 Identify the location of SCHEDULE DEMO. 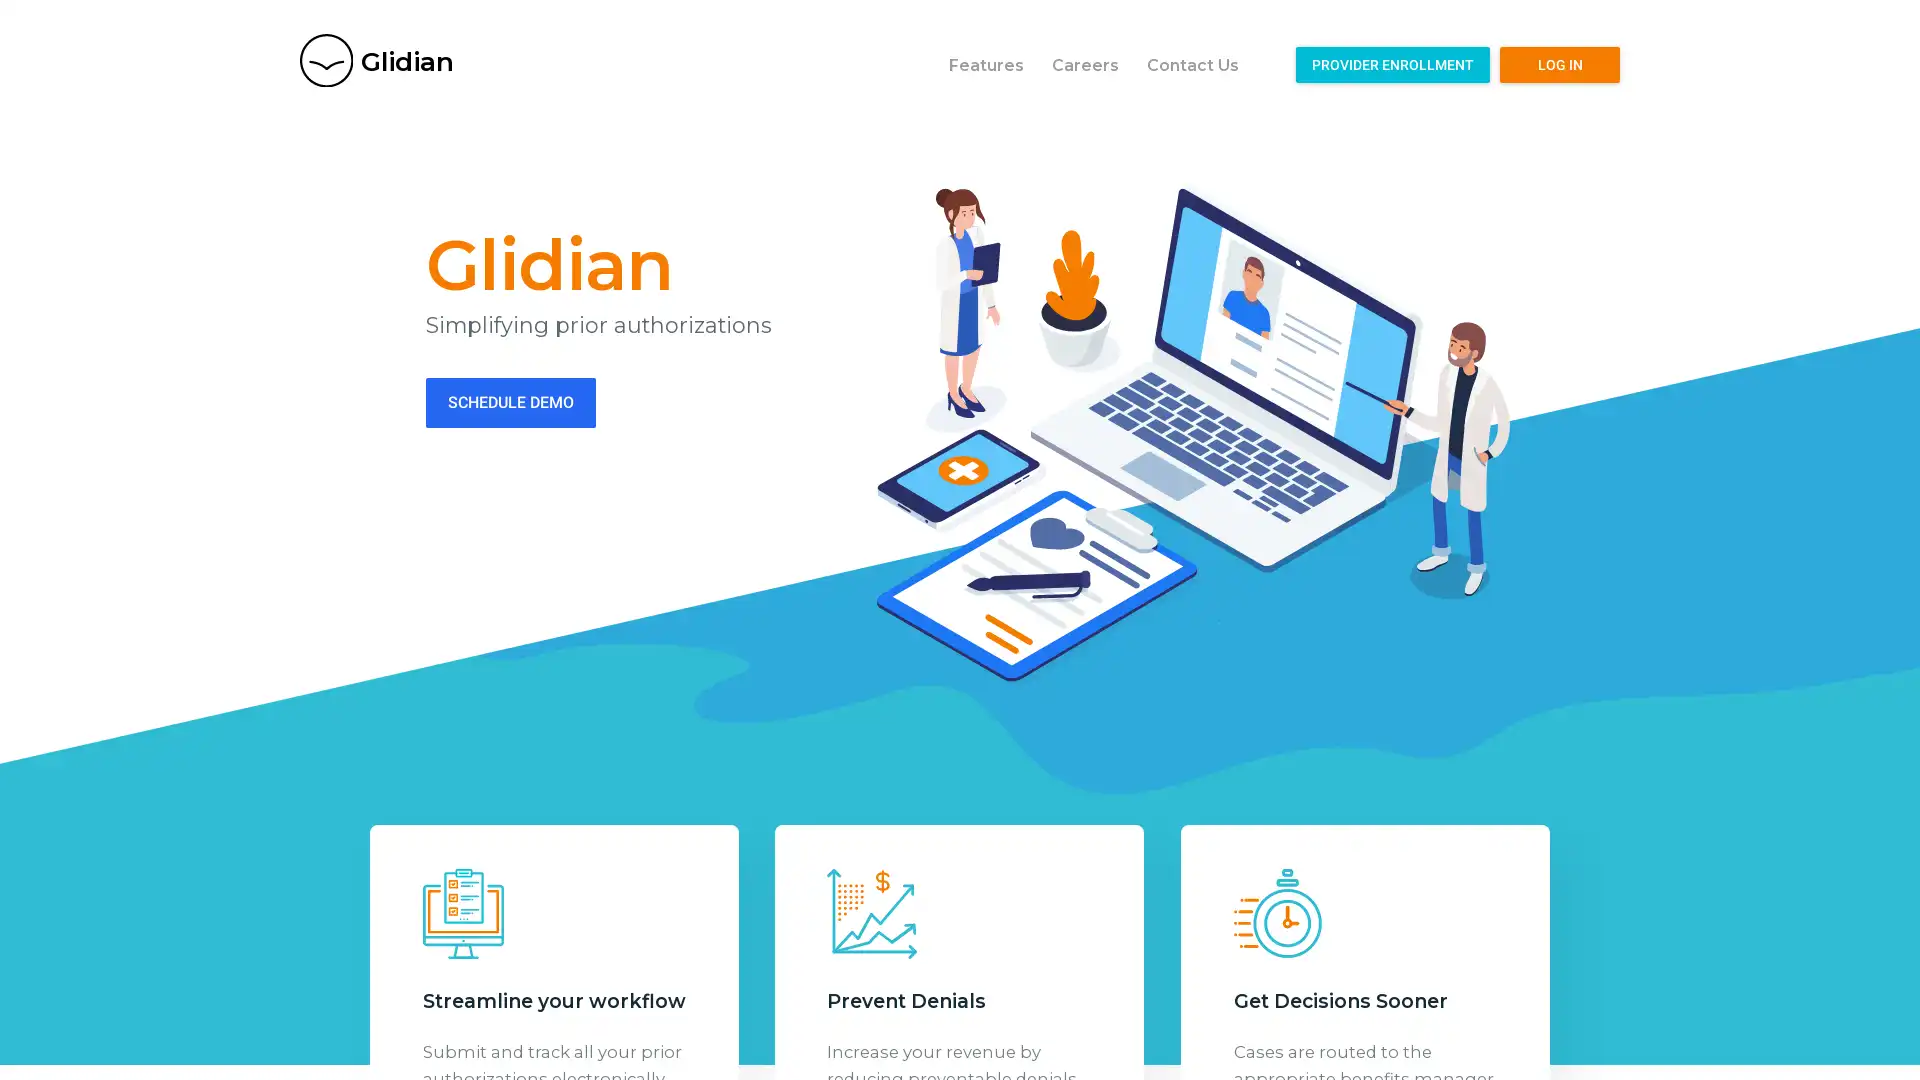
(509, 401).